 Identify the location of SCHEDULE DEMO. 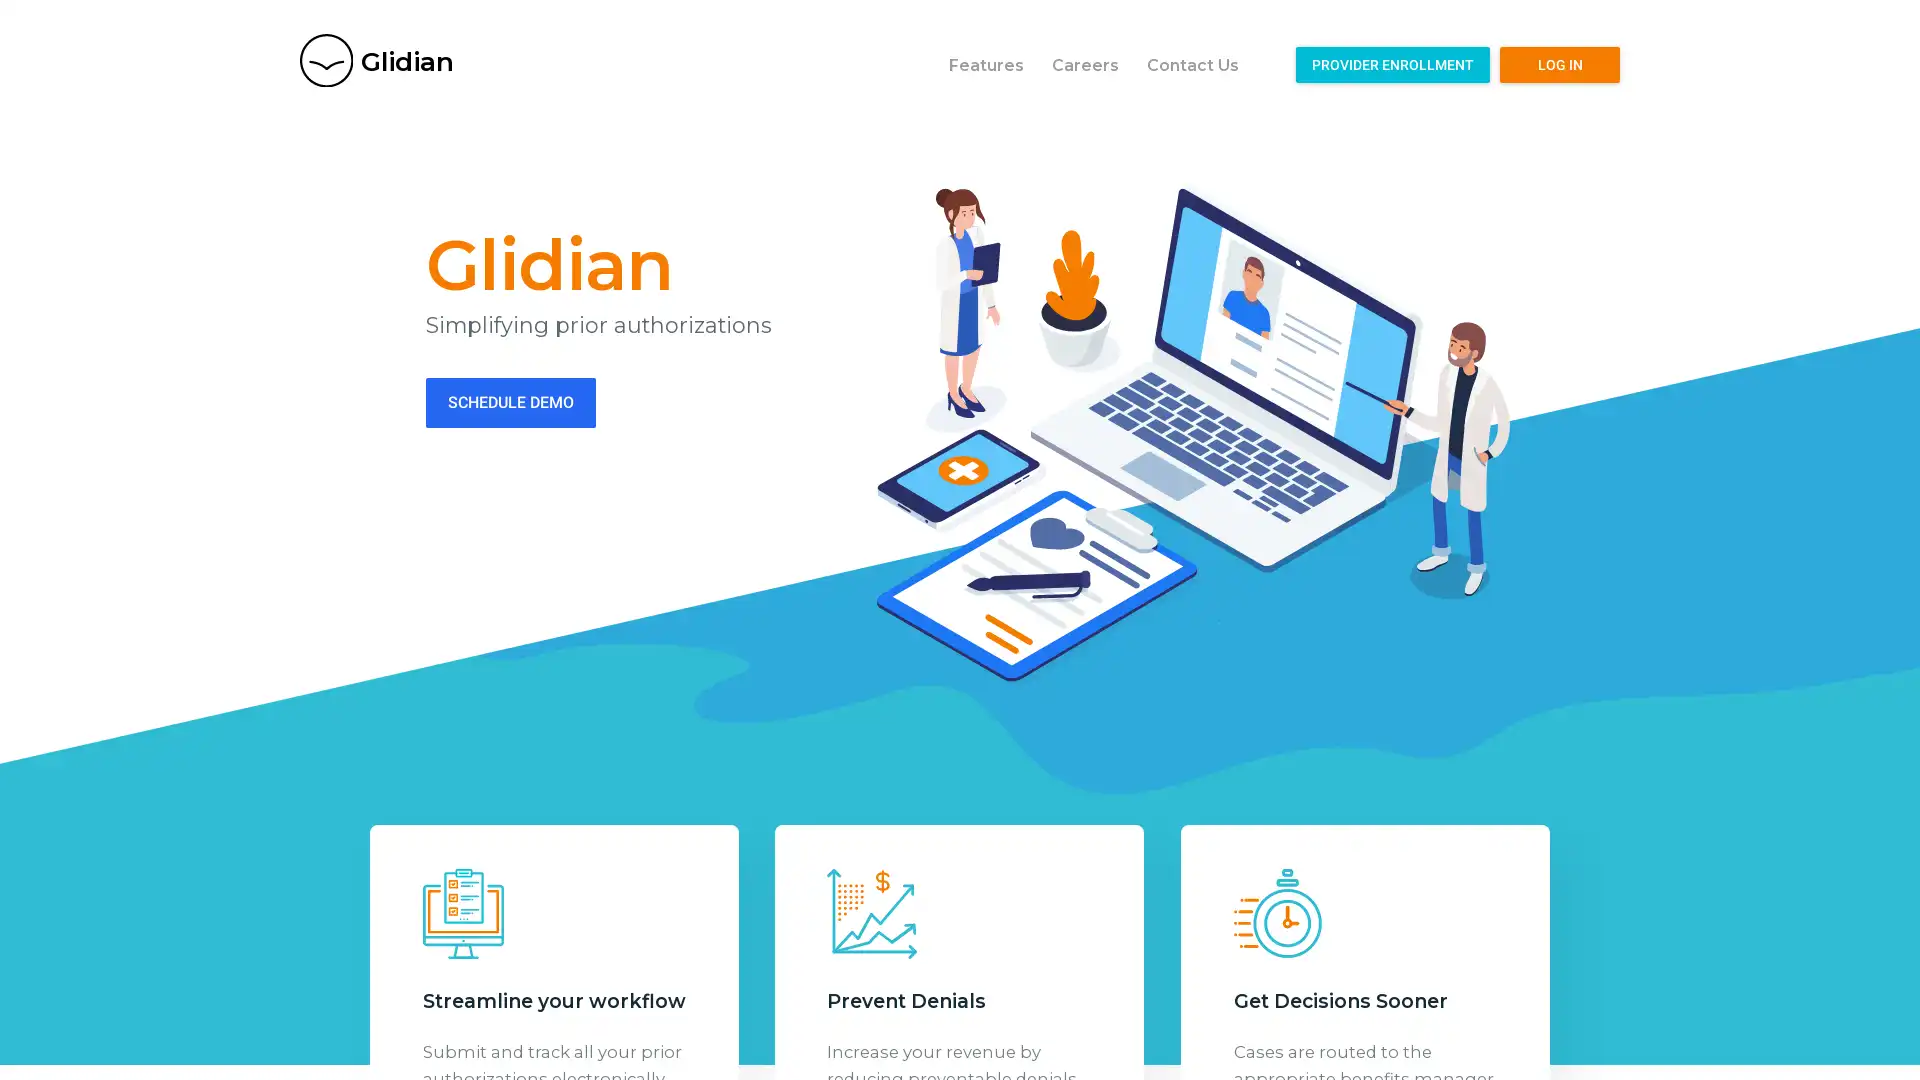
(509, 401).